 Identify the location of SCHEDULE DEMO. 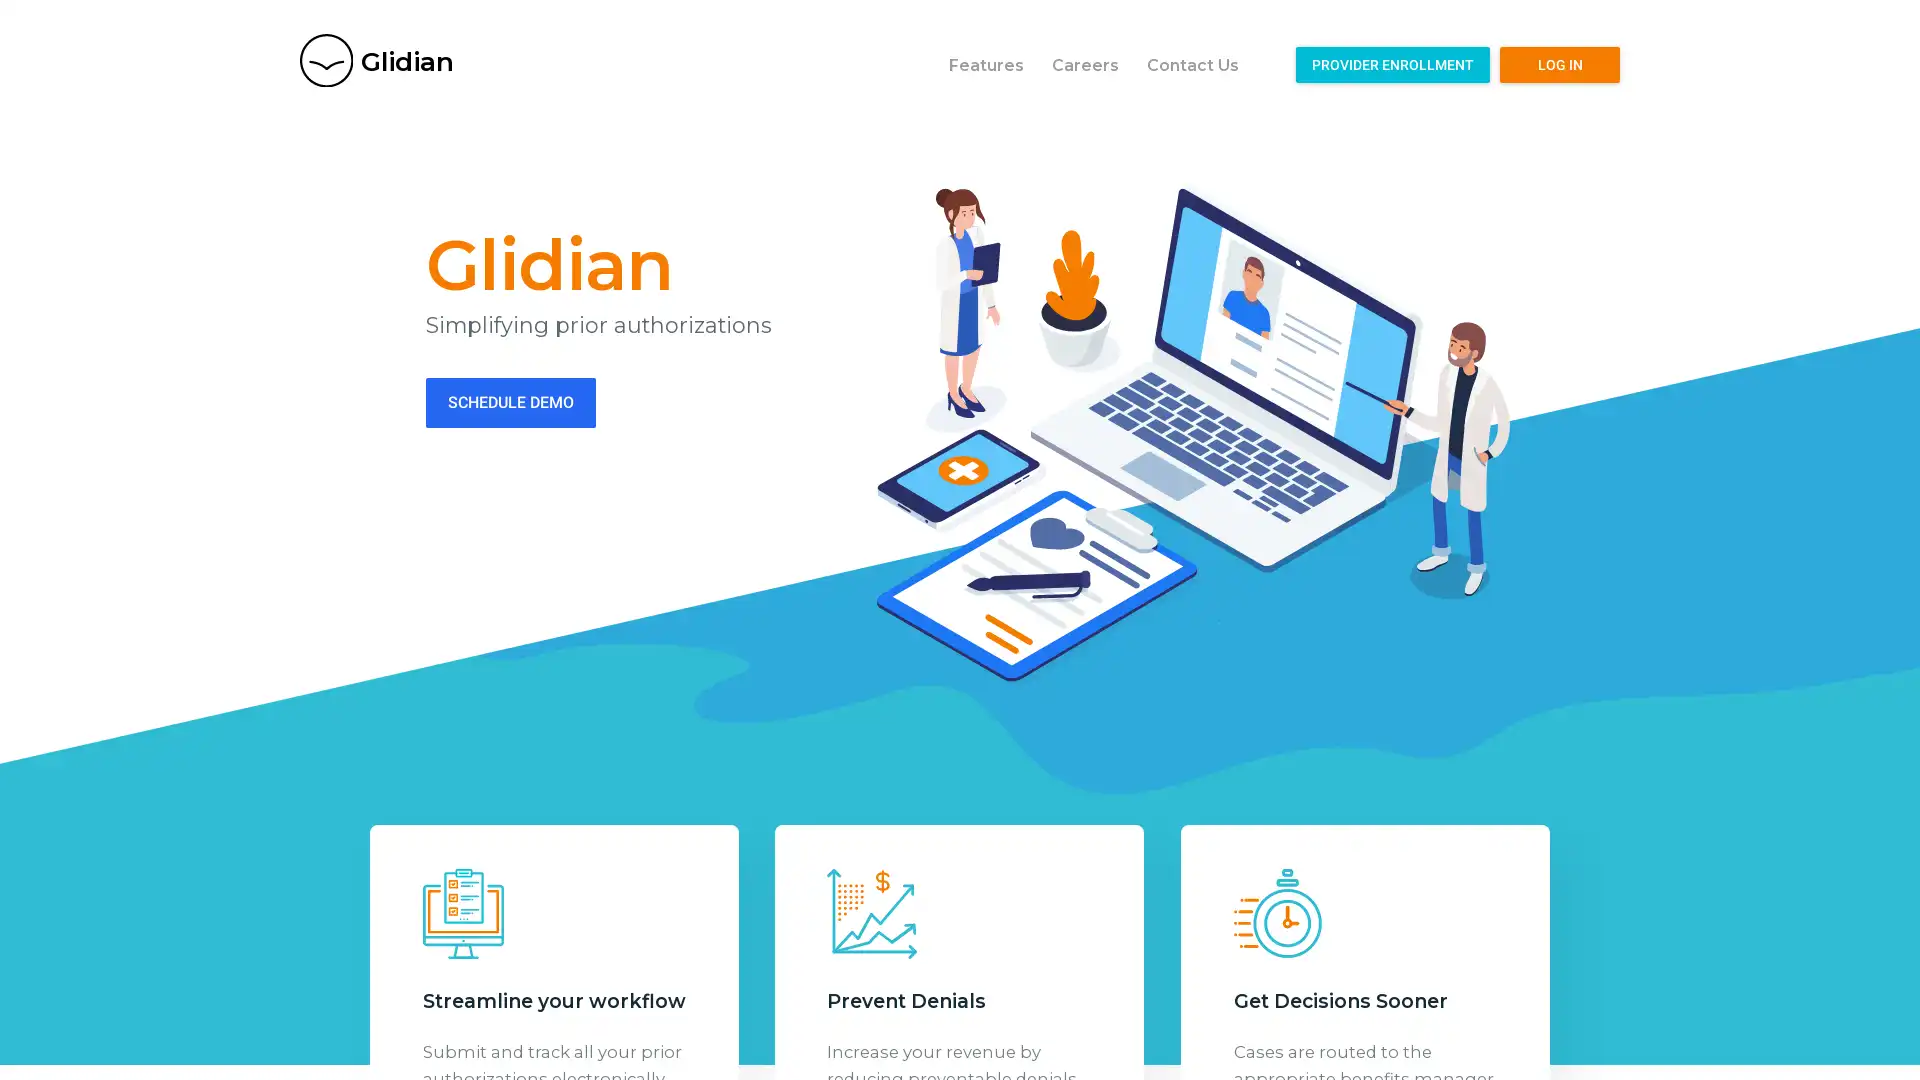
(509, 401).